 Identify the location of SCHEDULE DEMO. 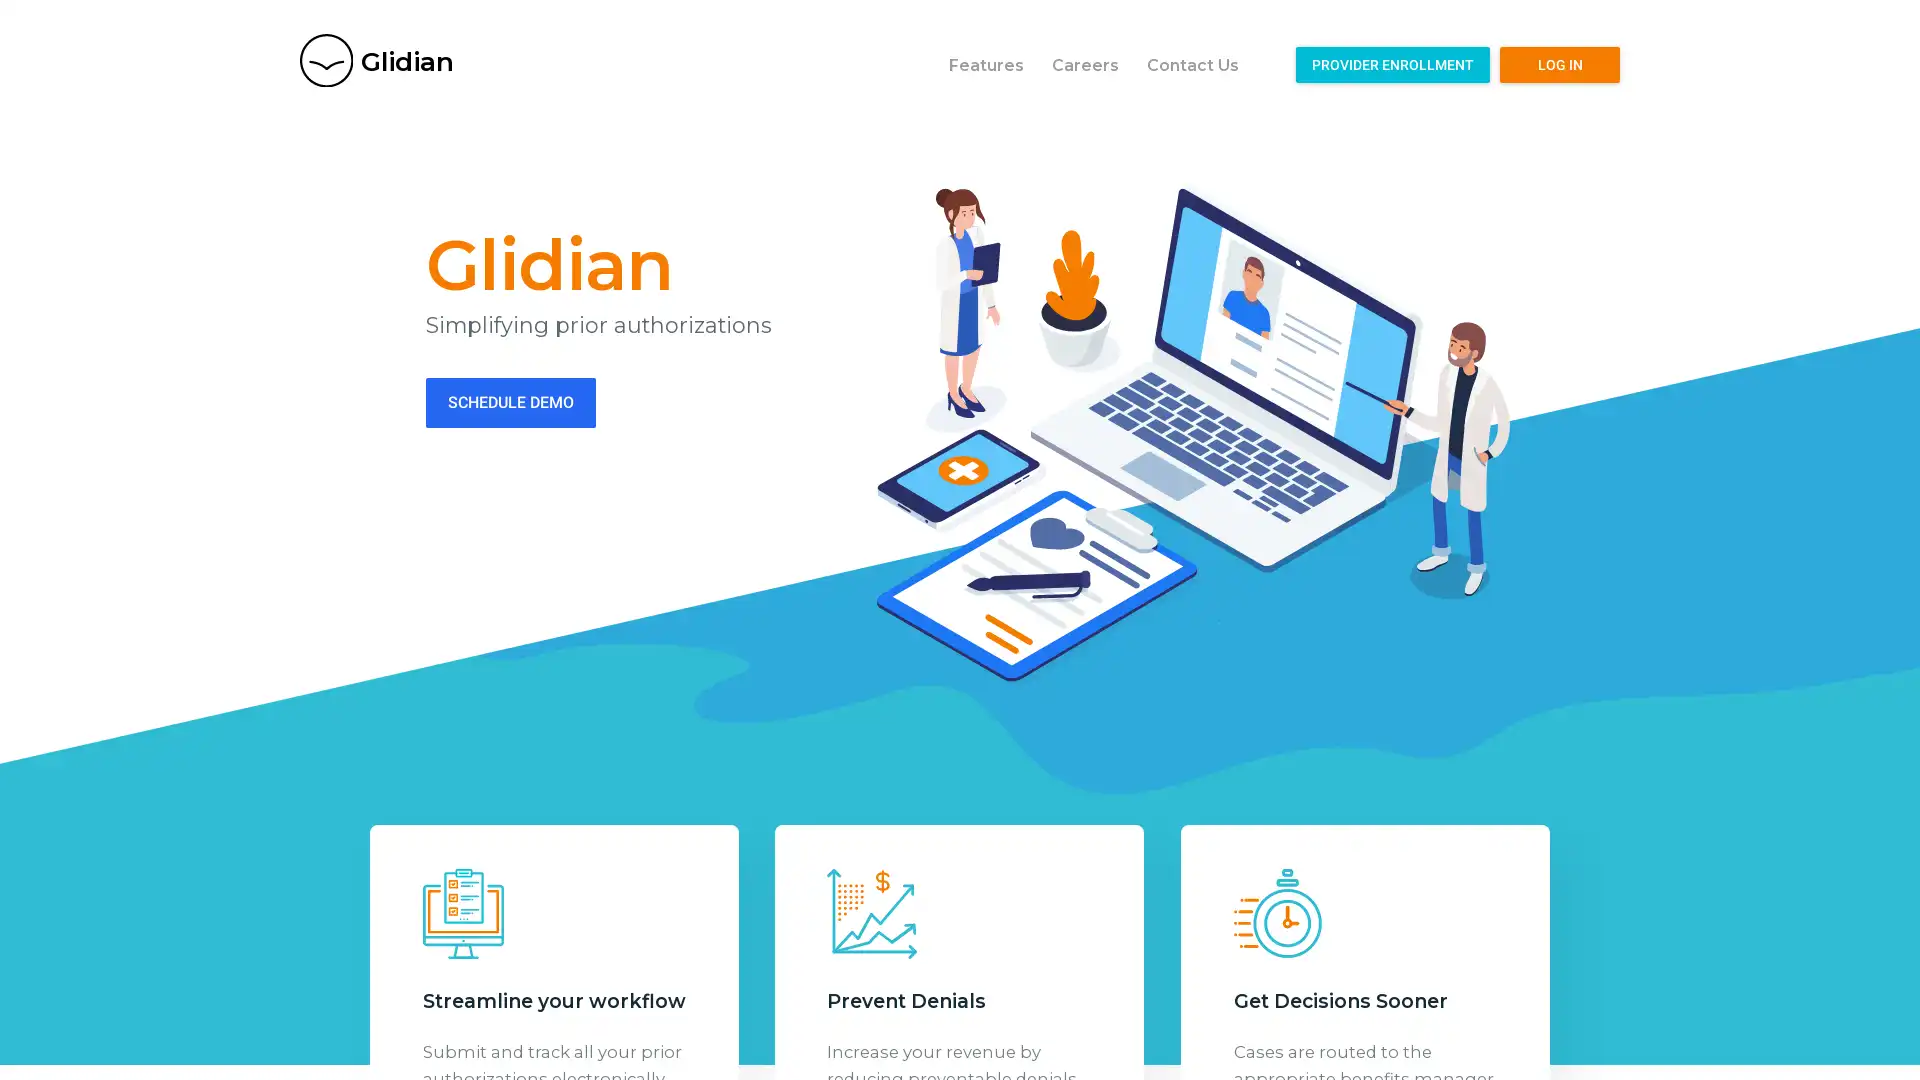
(509, 401).